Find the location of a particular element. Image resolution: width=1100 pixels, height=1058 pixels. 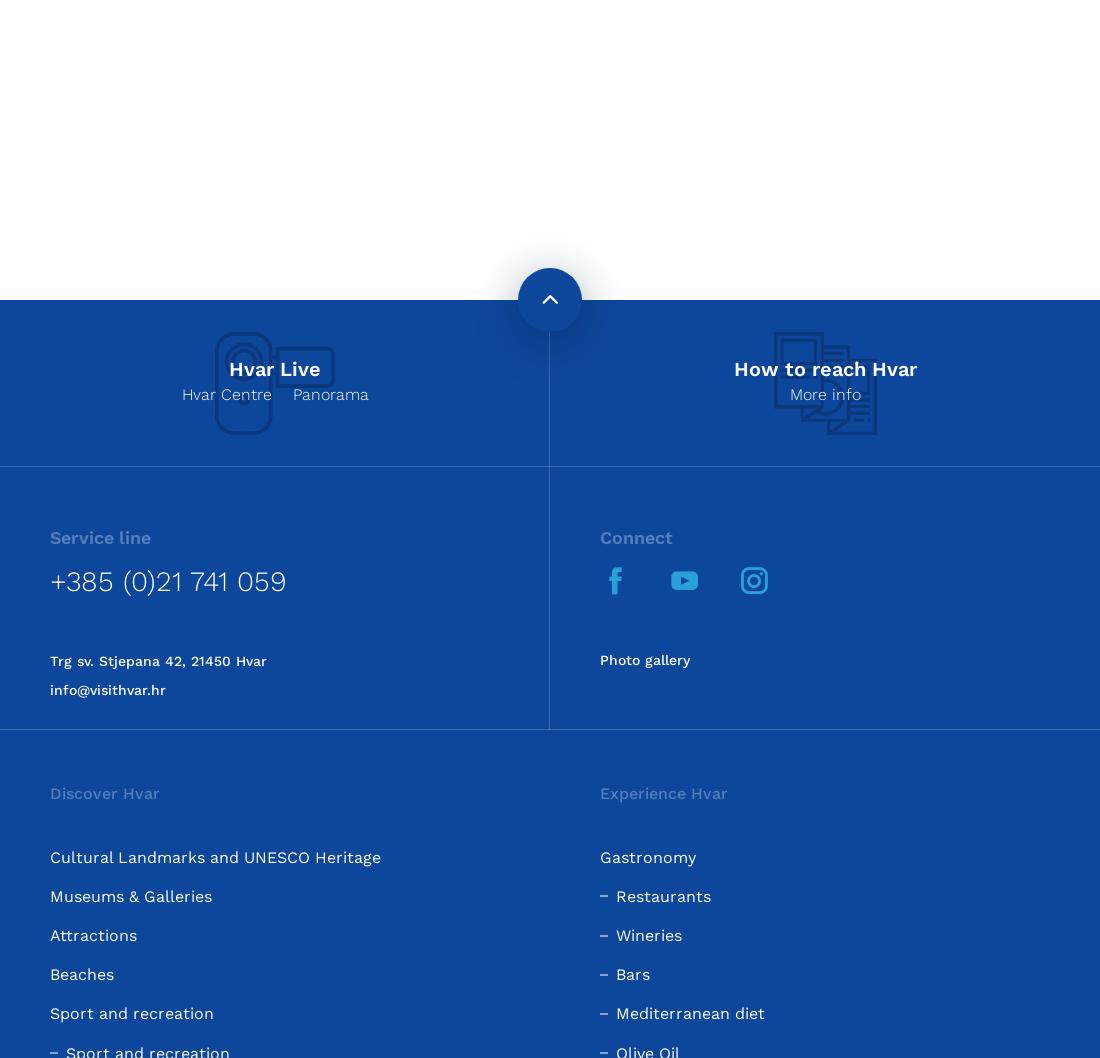

'Beaches' is located at coordinates (49, 973).